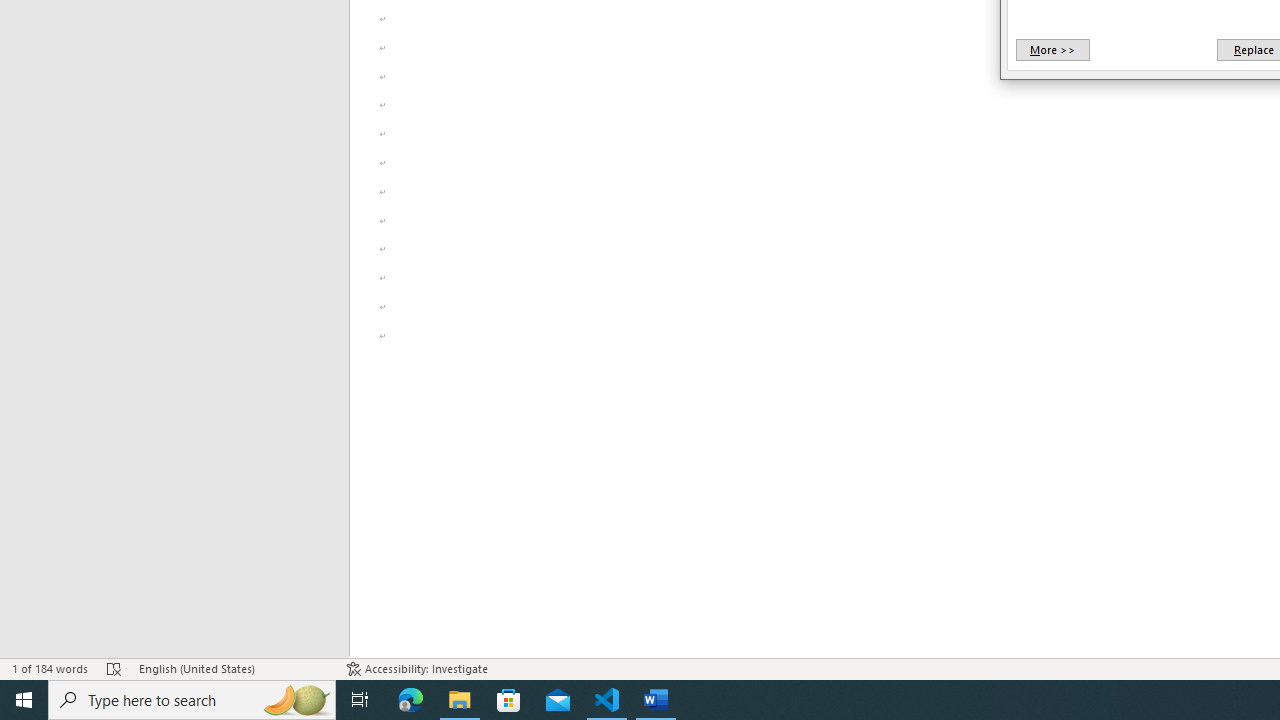  What do you see at coordinates (606, 698) in the screenshot?
I see `'Visual Studio Code - 1 running window'` at bounding box center [606, 698].